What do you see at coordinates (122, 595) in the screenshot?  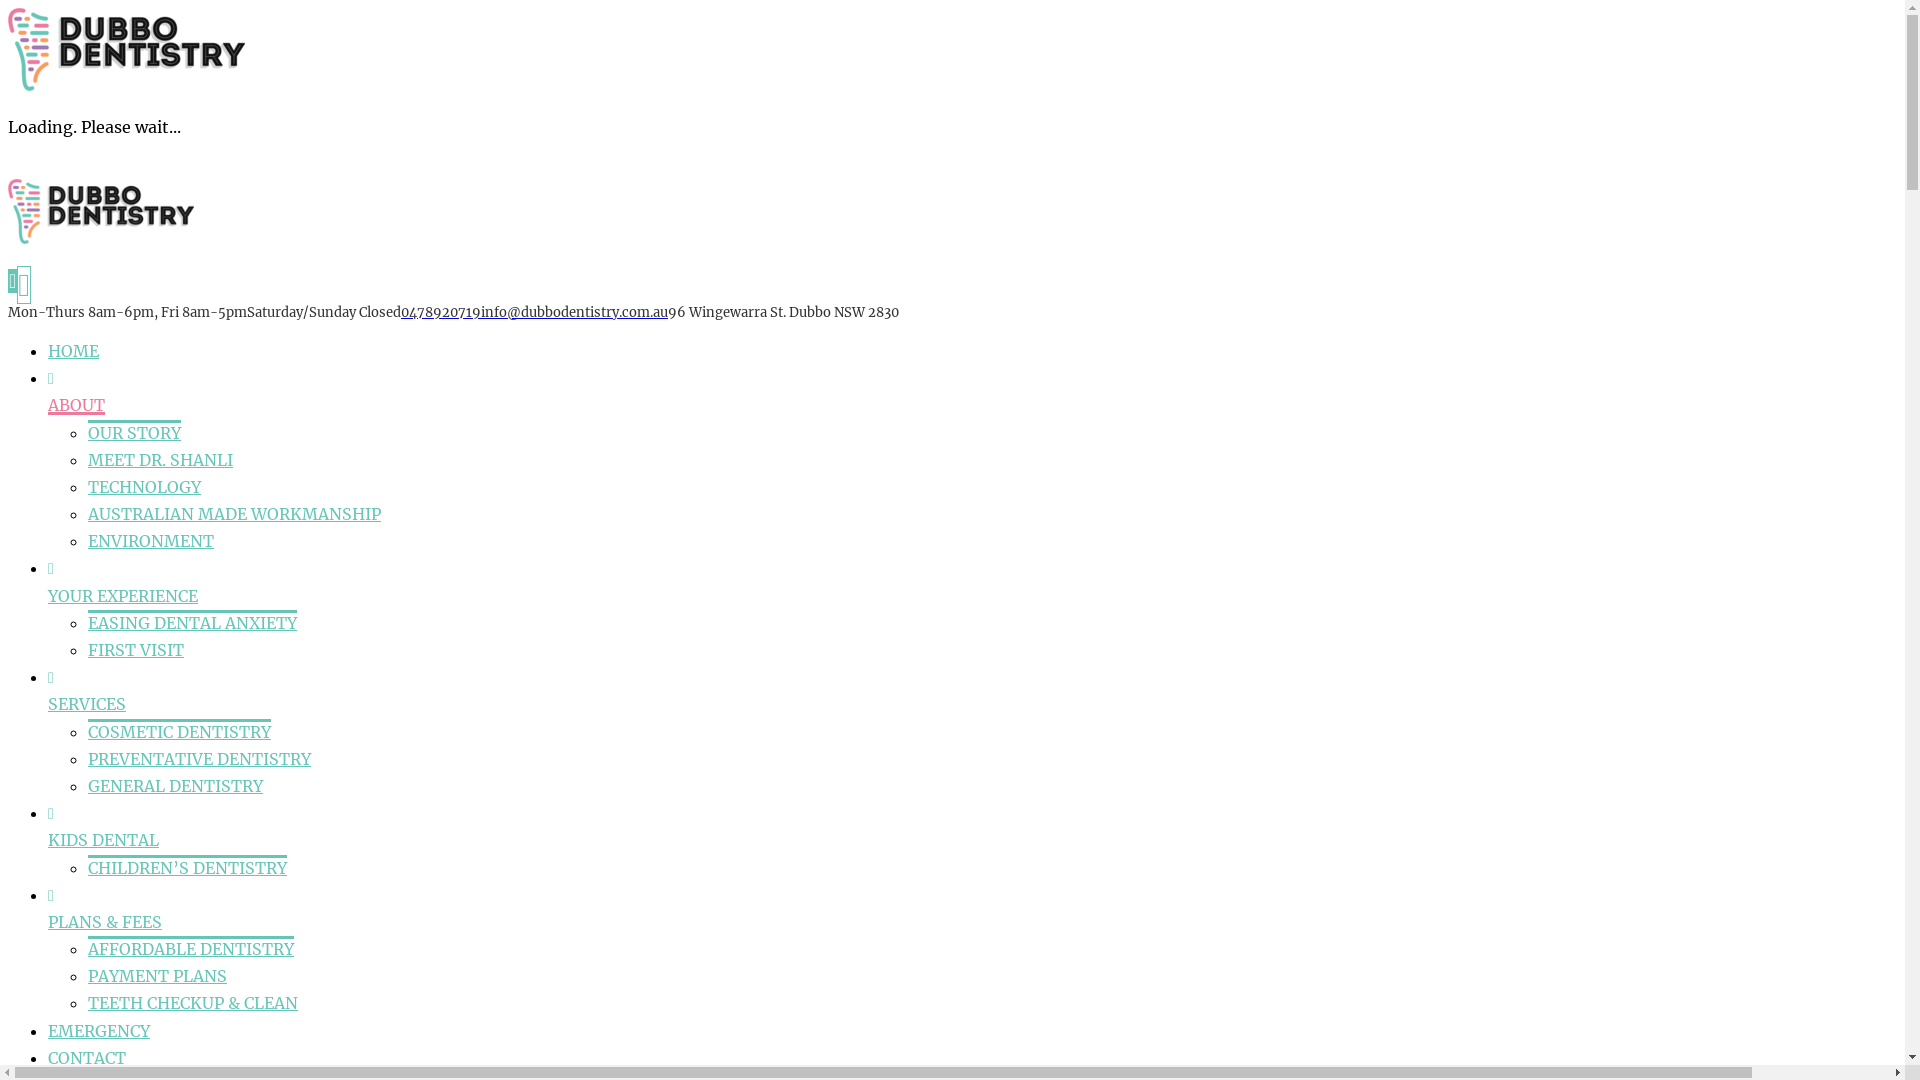 I see `'YOUR EXPERIENCE'` at bounding box center [122, 595].